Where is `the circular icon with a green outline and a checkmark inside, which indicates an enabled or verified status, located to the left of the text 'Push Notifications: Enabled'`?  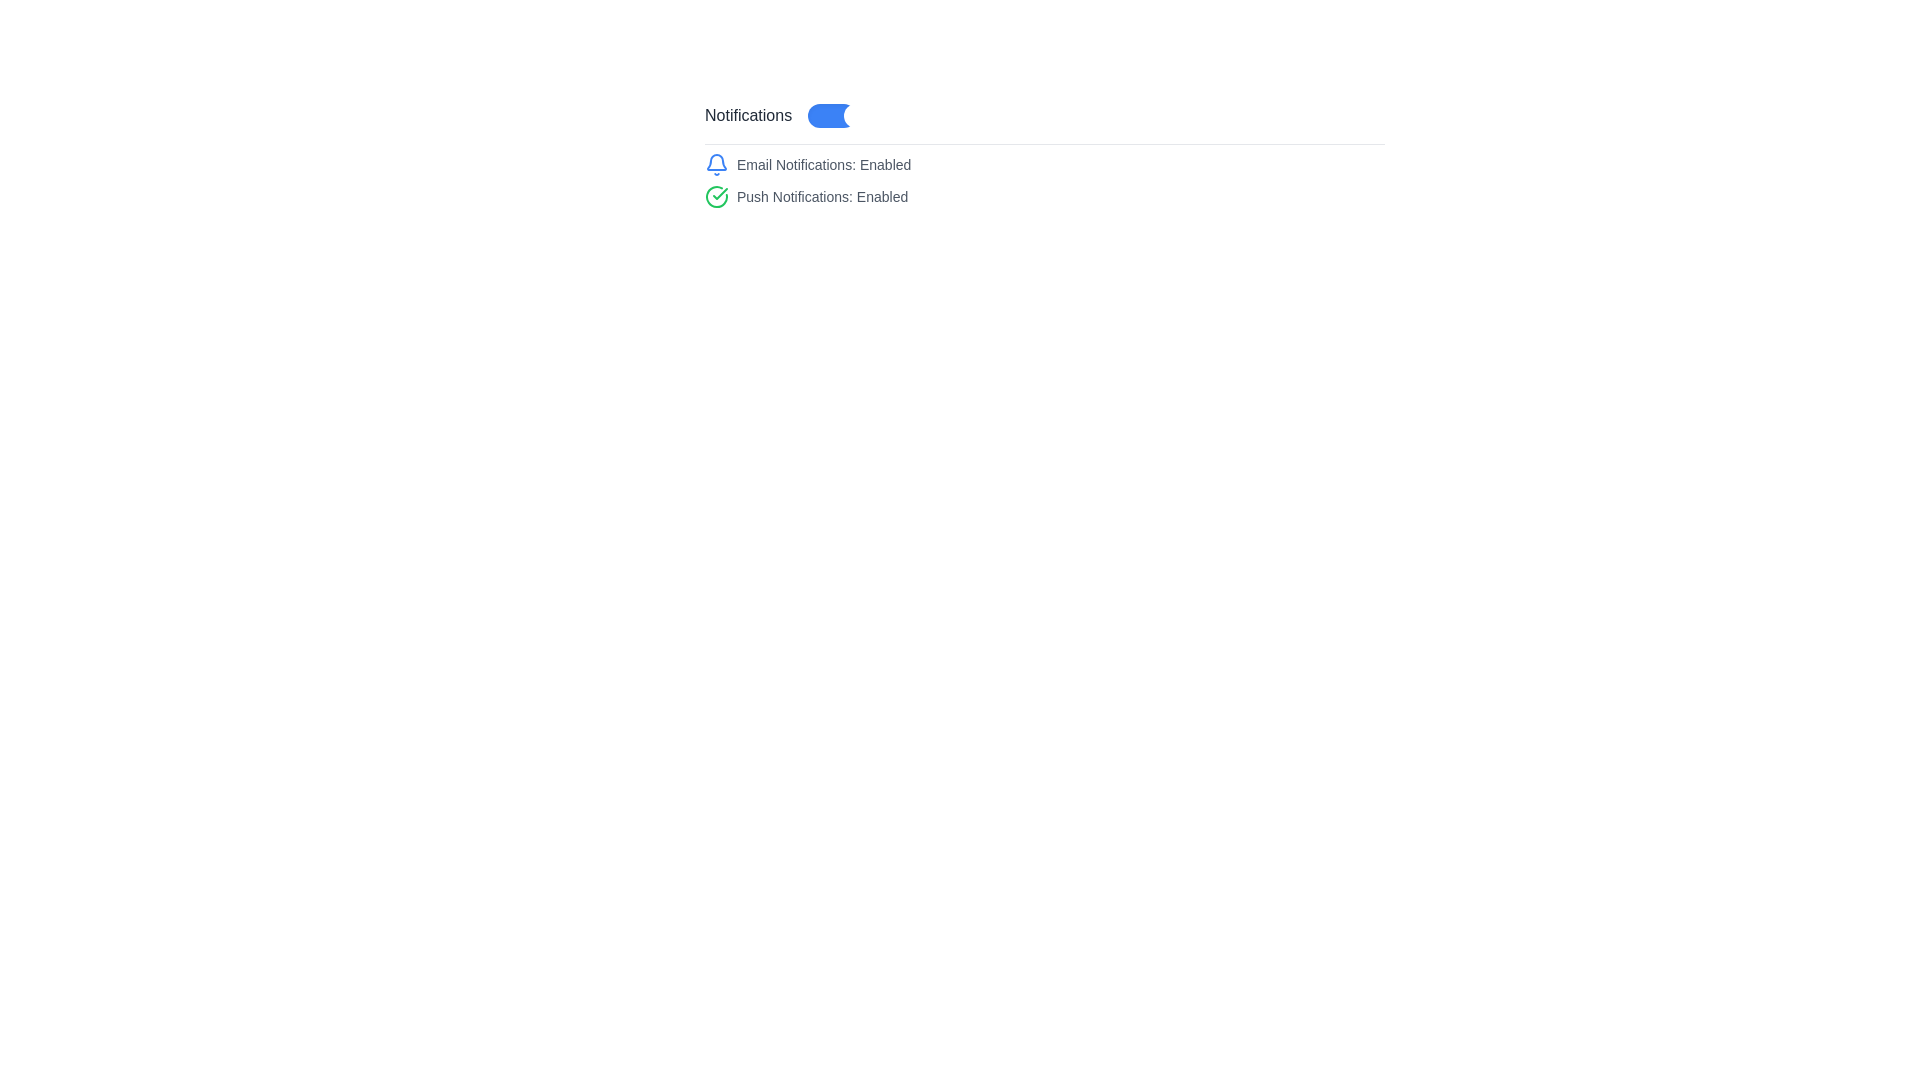
the circular icon with a green outline and a checkmark inside, which indicates an enabled or verified status, located to the left of the text 'Push Notifications: Enabled' is located at coordinates (716, 196).